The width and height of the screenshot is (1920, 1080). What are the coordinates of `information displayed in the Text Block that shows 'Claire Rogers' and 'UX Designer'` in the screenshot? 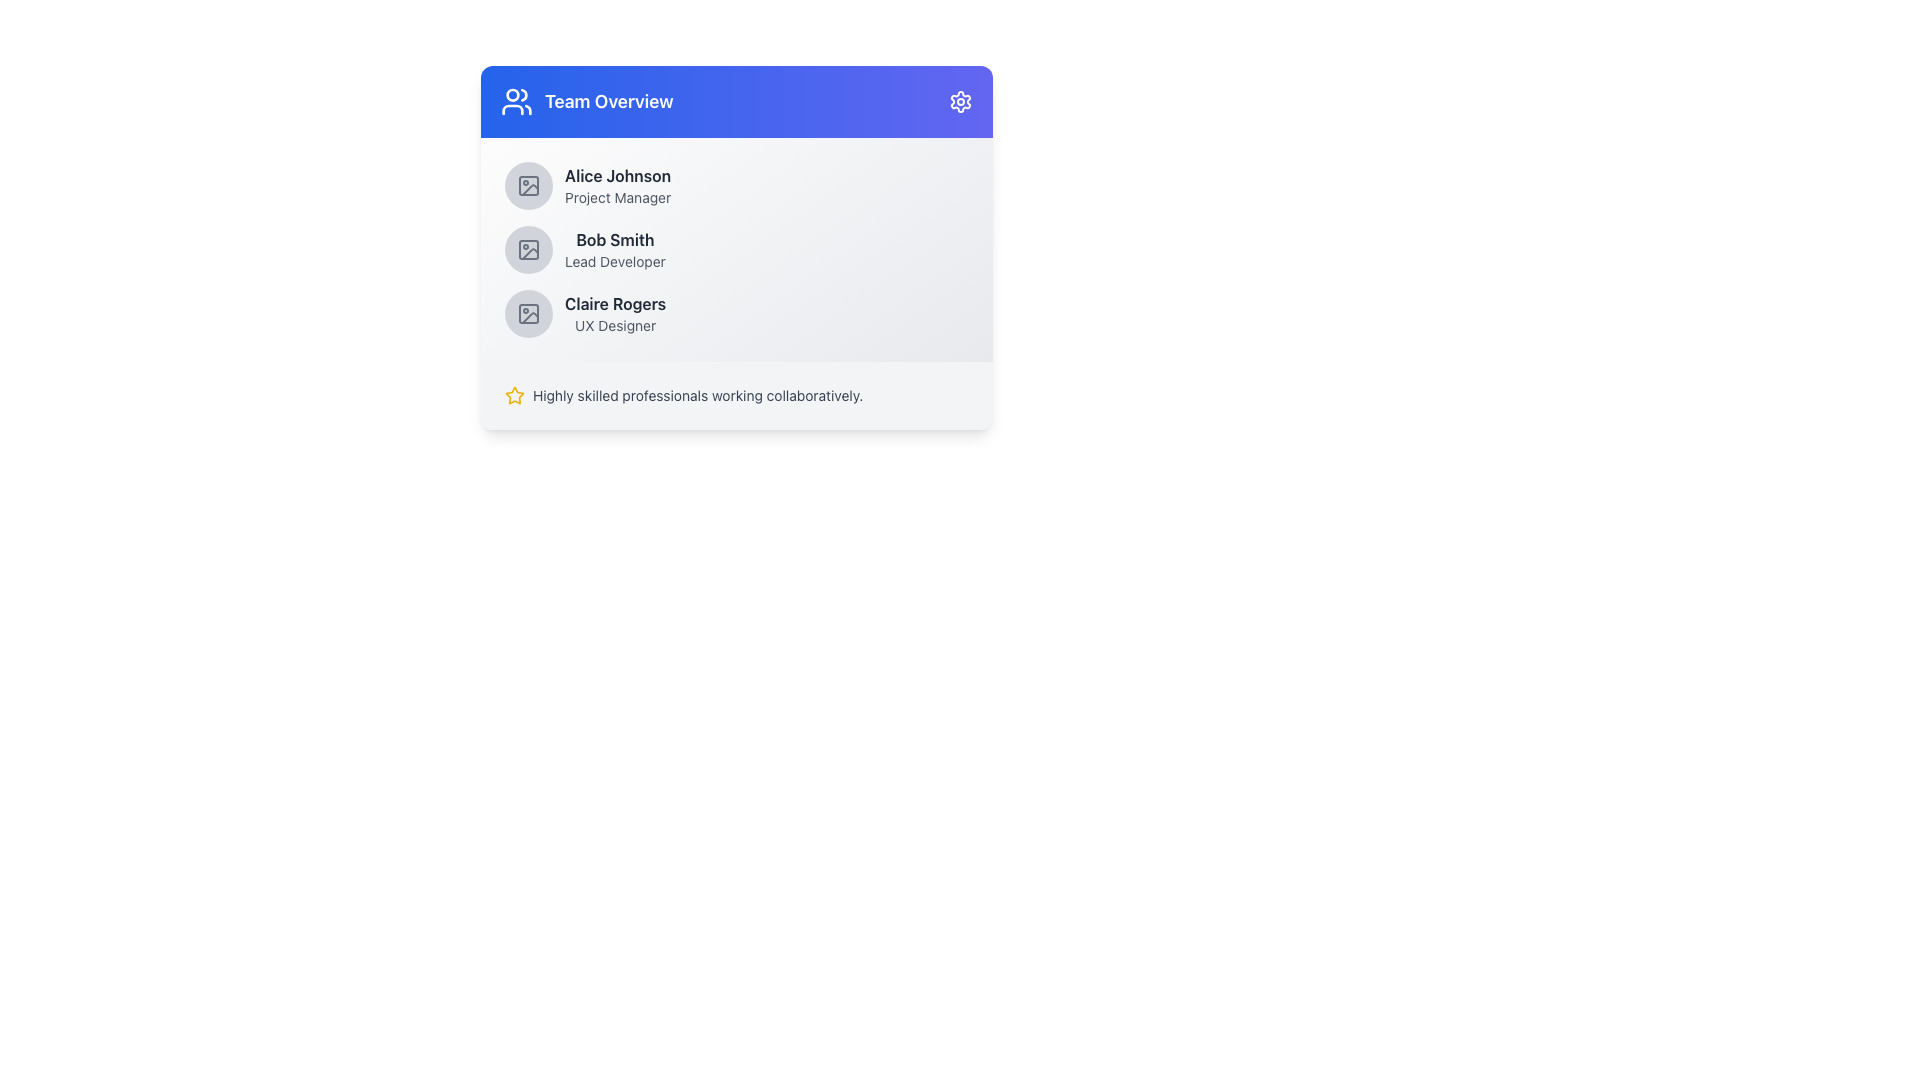 It's located at (614, 313).